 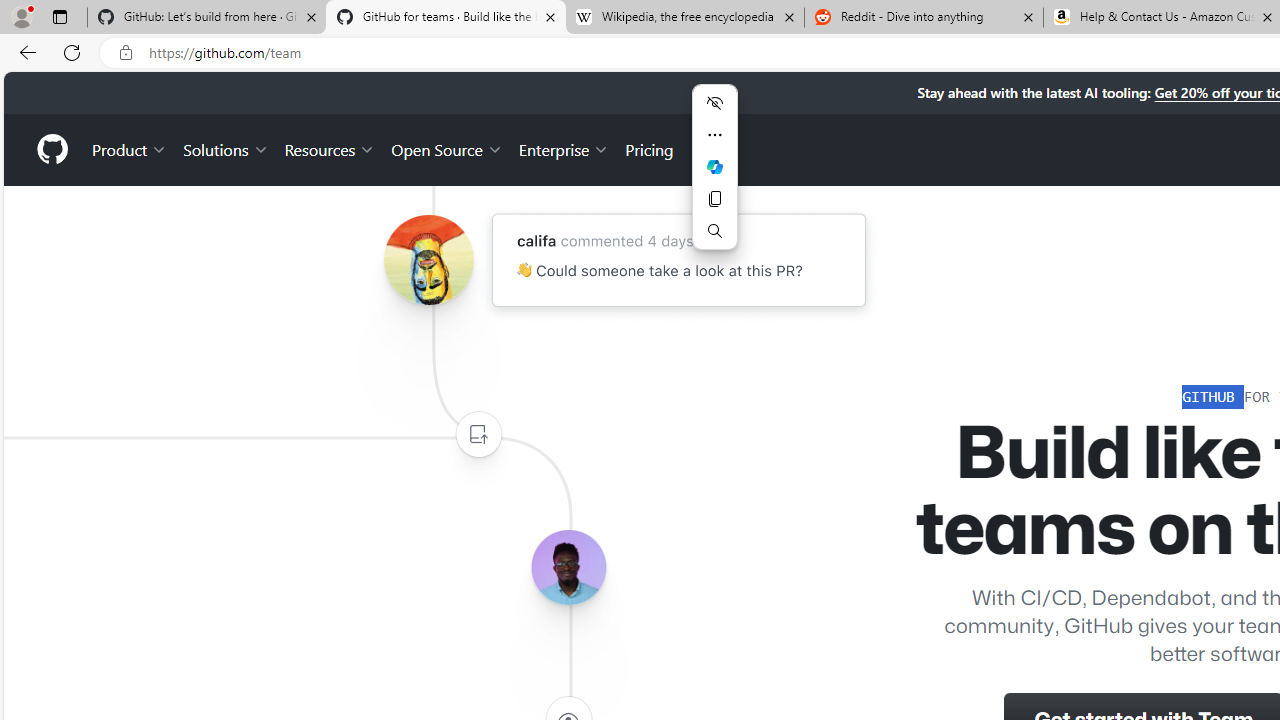 I want to click on 'Ask Copilot', so click(x=714, y=166).